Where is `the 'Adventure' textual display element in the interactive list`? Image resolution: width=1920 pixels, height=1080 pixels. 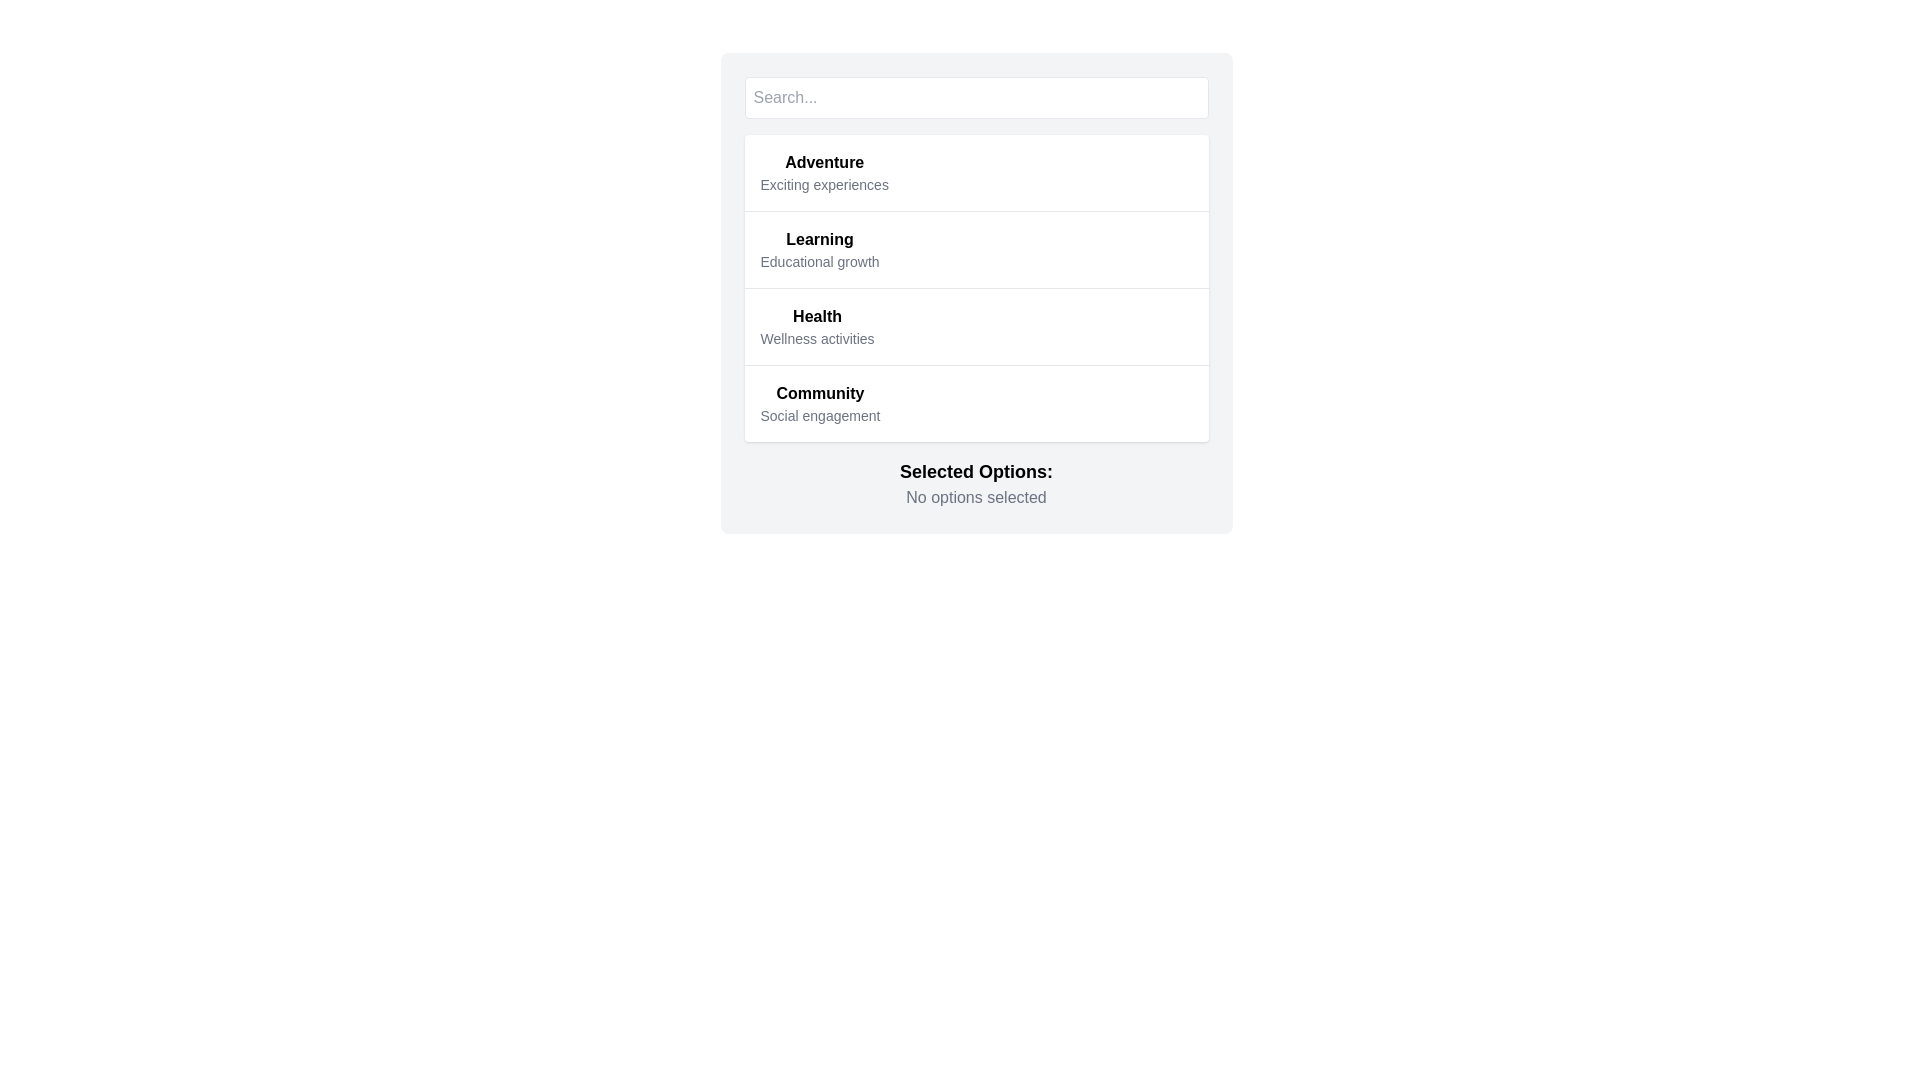
the 'Adventure' textual display element in the interactive list is located at coordinates (824, 172).